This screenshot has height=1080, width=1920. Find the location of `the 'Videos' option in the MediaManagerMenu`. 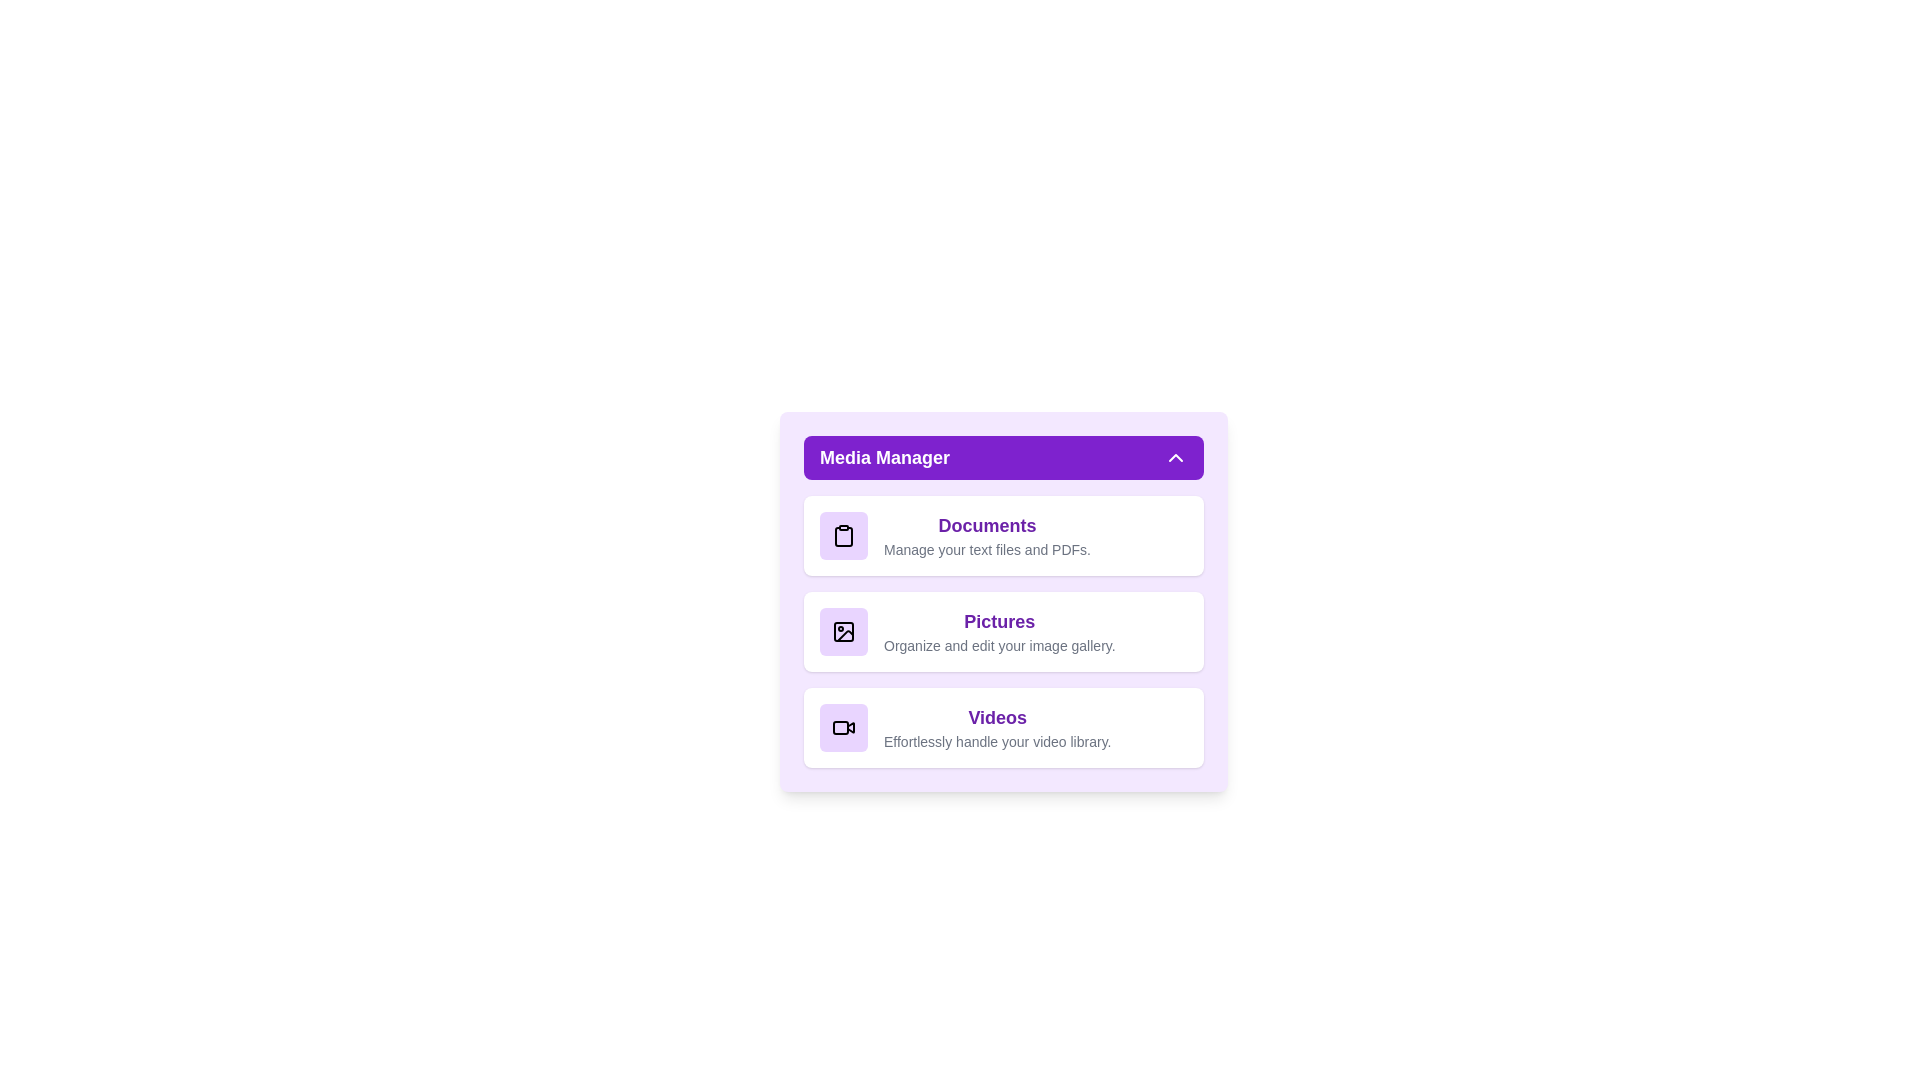

the 'Videos' option in the MediaManagerMenu is located at coordinates (1003, 728).